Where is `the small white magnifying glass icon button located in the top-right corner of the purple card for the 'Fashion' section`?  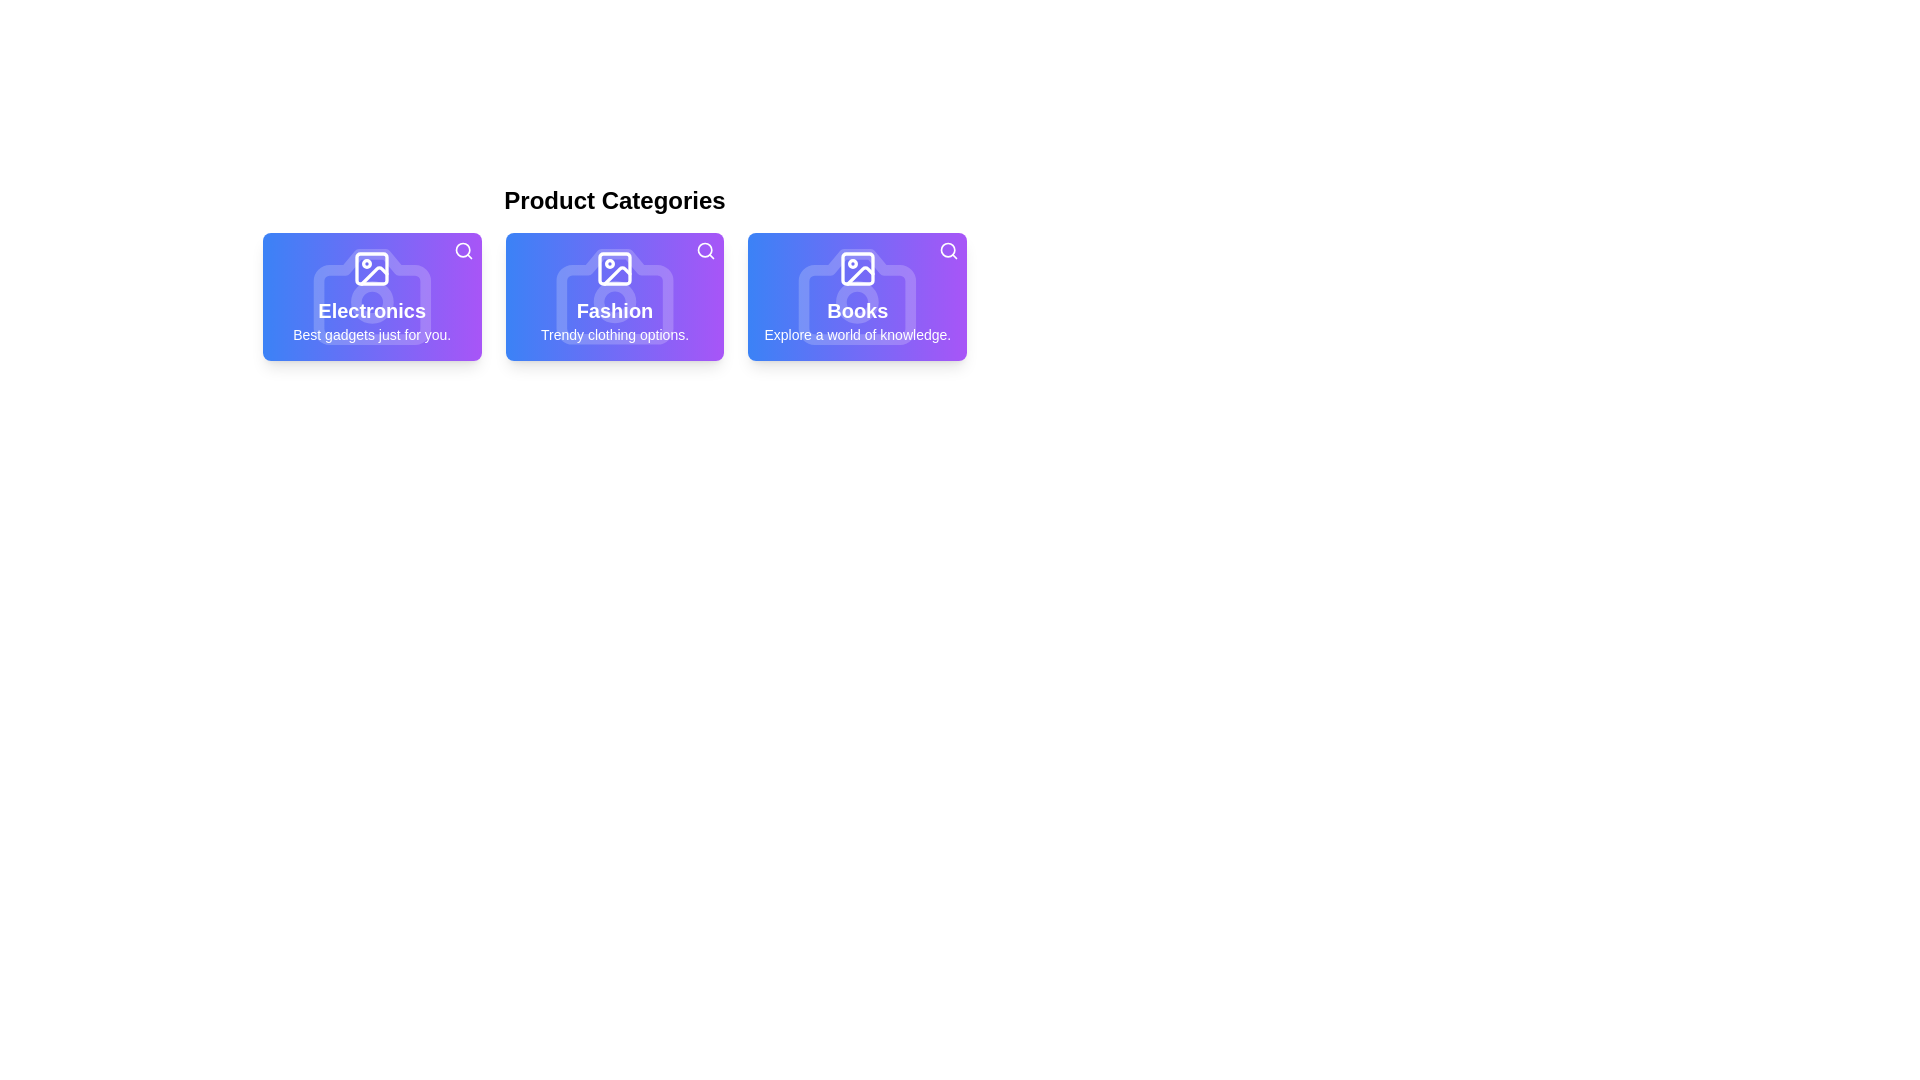 the small white magnifying glass icon button located in the top-right corner of the purple card for the 'Fashion' section is located at coordinates (706, 249).